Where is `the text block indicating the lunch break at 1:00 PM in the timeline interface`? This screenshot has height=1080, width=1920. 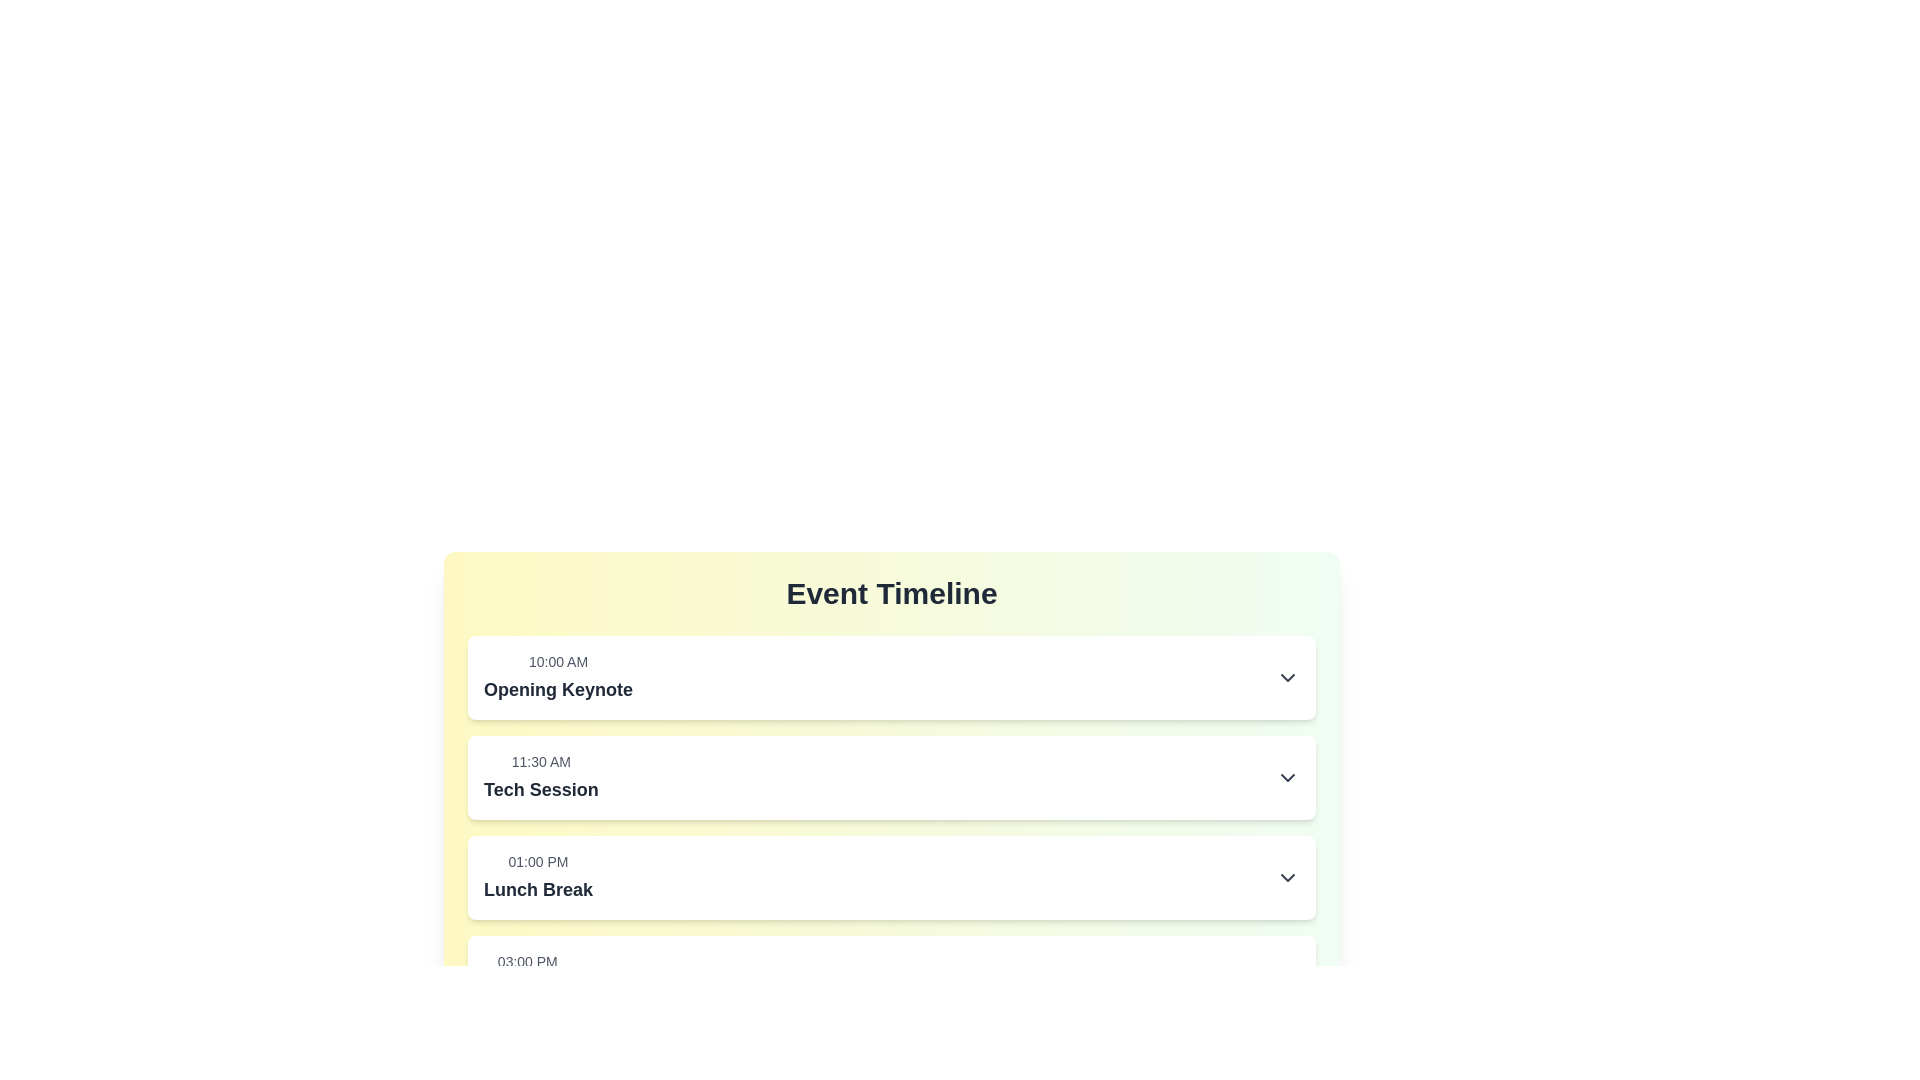
the text block indicating the lunch break at 1:00 PM in the timeline interface is located at coordinates (538, 877).